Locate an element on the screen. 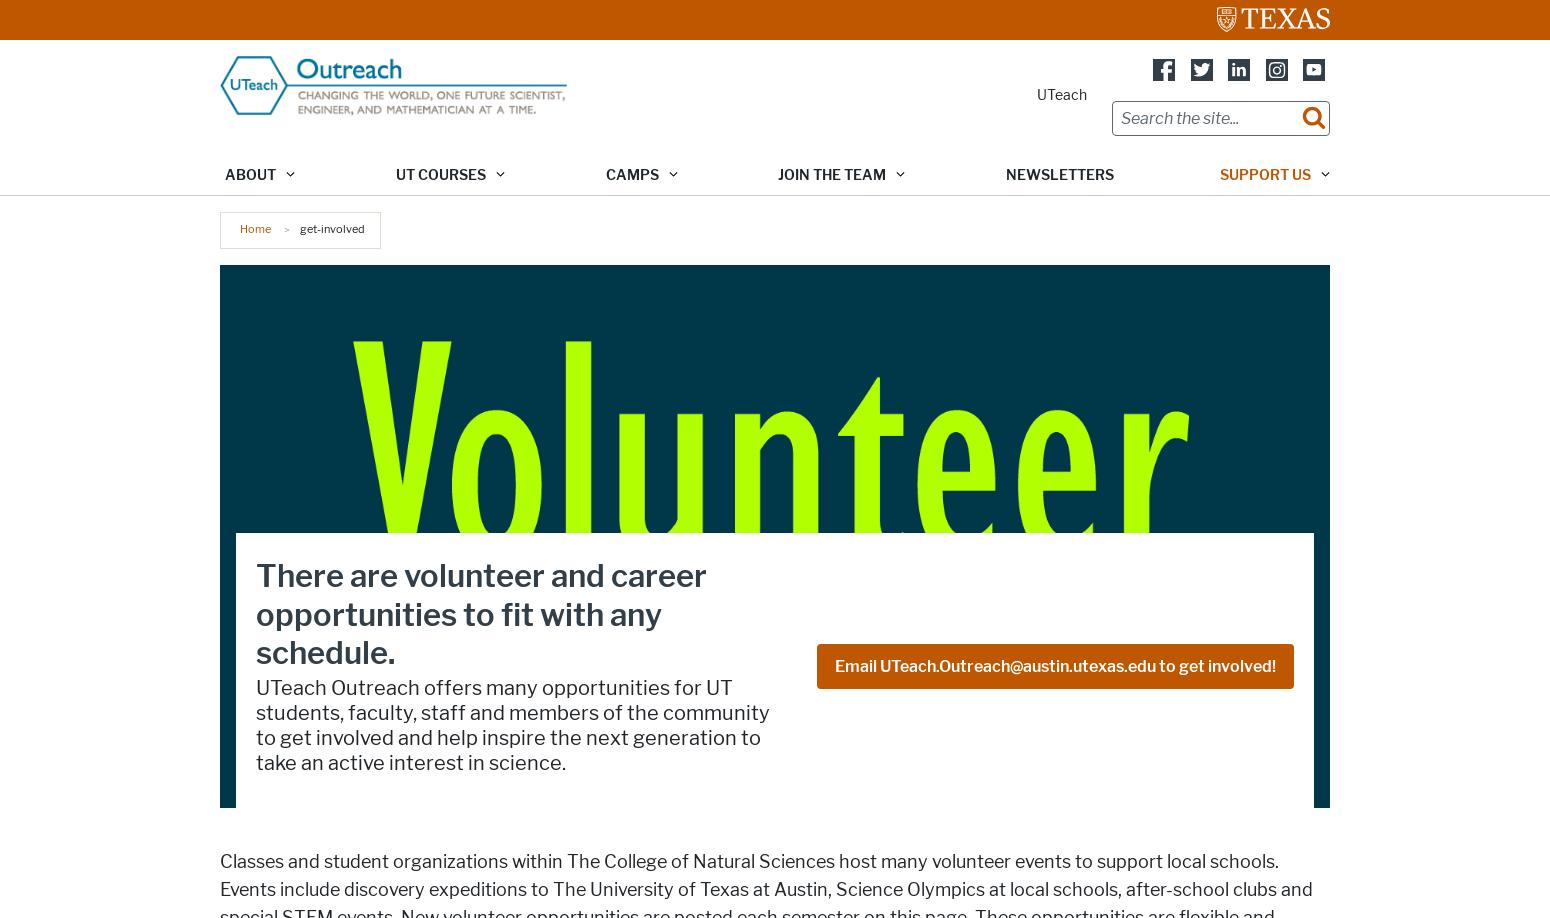 Image resolution: width=1550 pixels, height=918 pixels. 'Home' is located at coordinates (239, 228).